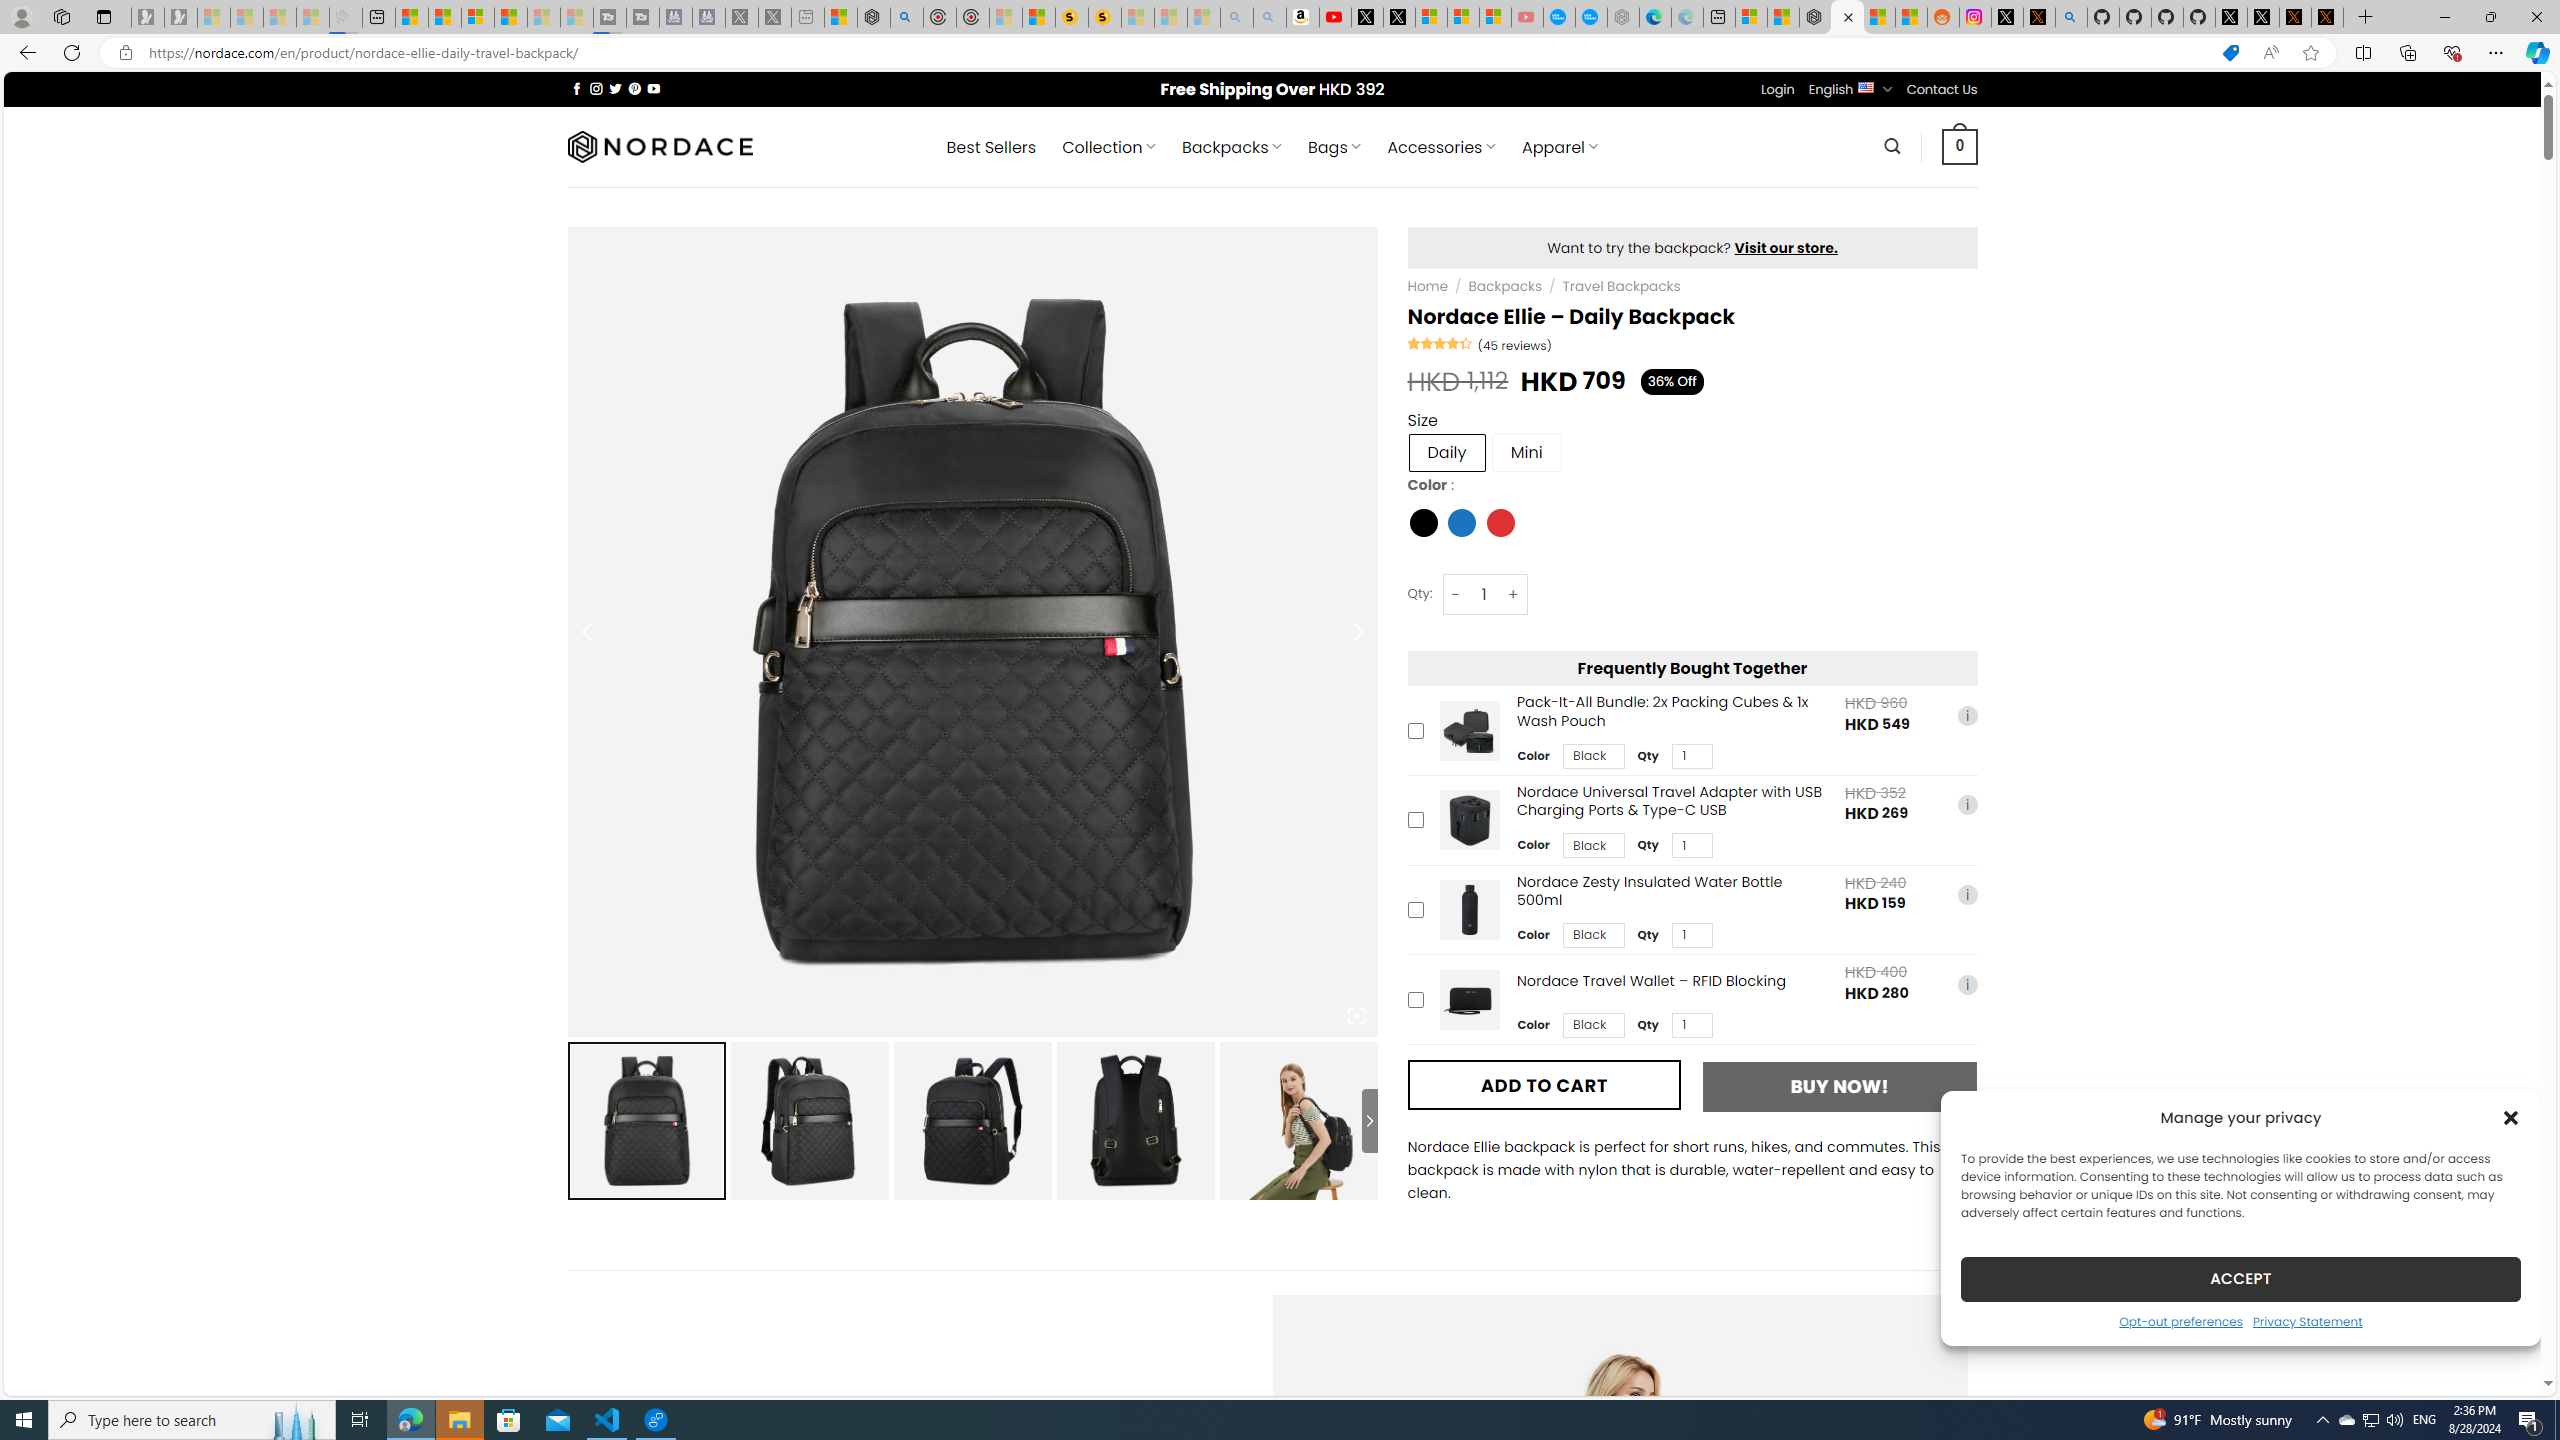 This screenshot has height=1440, width=2560. Describe the element at coordinates (1455, 593) in the screenshot. I see `'-'` at that location.